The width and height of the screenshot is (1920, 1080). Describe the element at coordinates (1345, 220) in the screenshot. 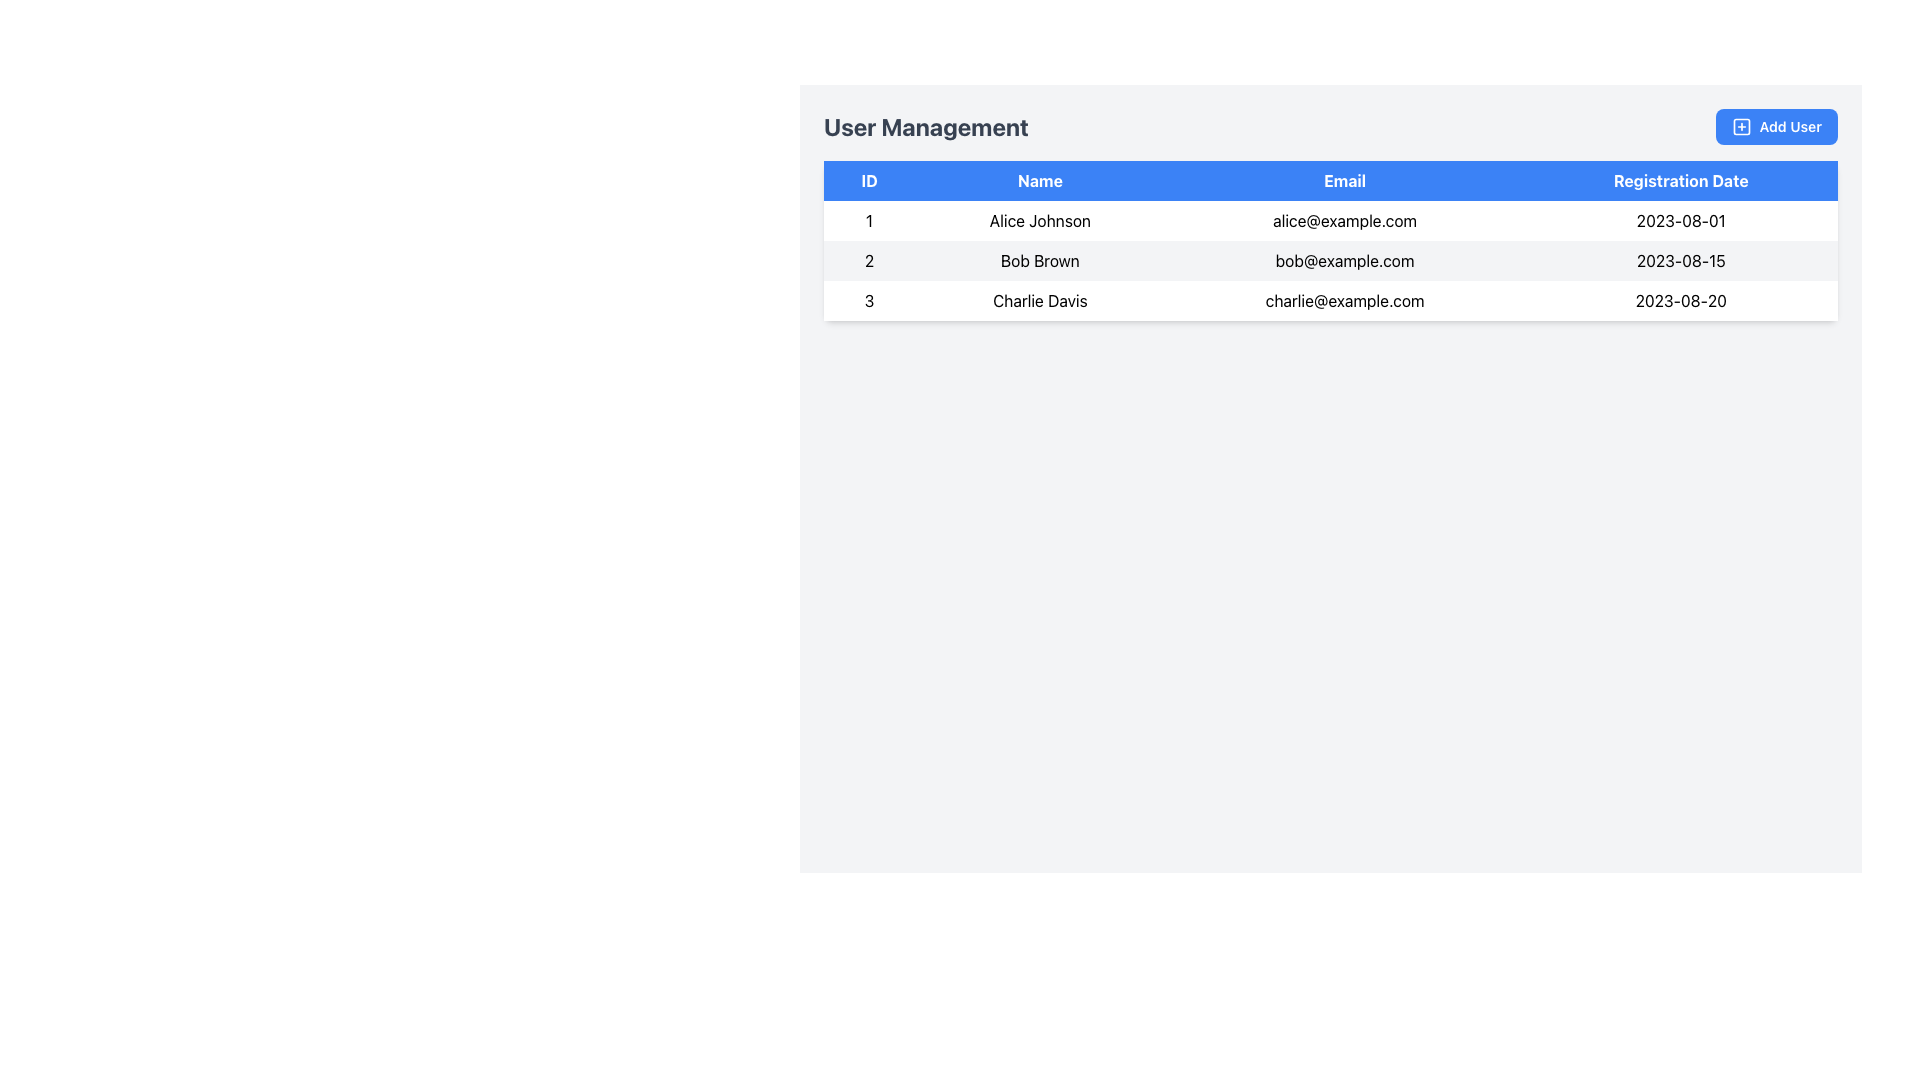

I see `the static text element displaying the email address 'alice@example.com' located in the third column of the first row of a table under the 'Email' header` at that location.